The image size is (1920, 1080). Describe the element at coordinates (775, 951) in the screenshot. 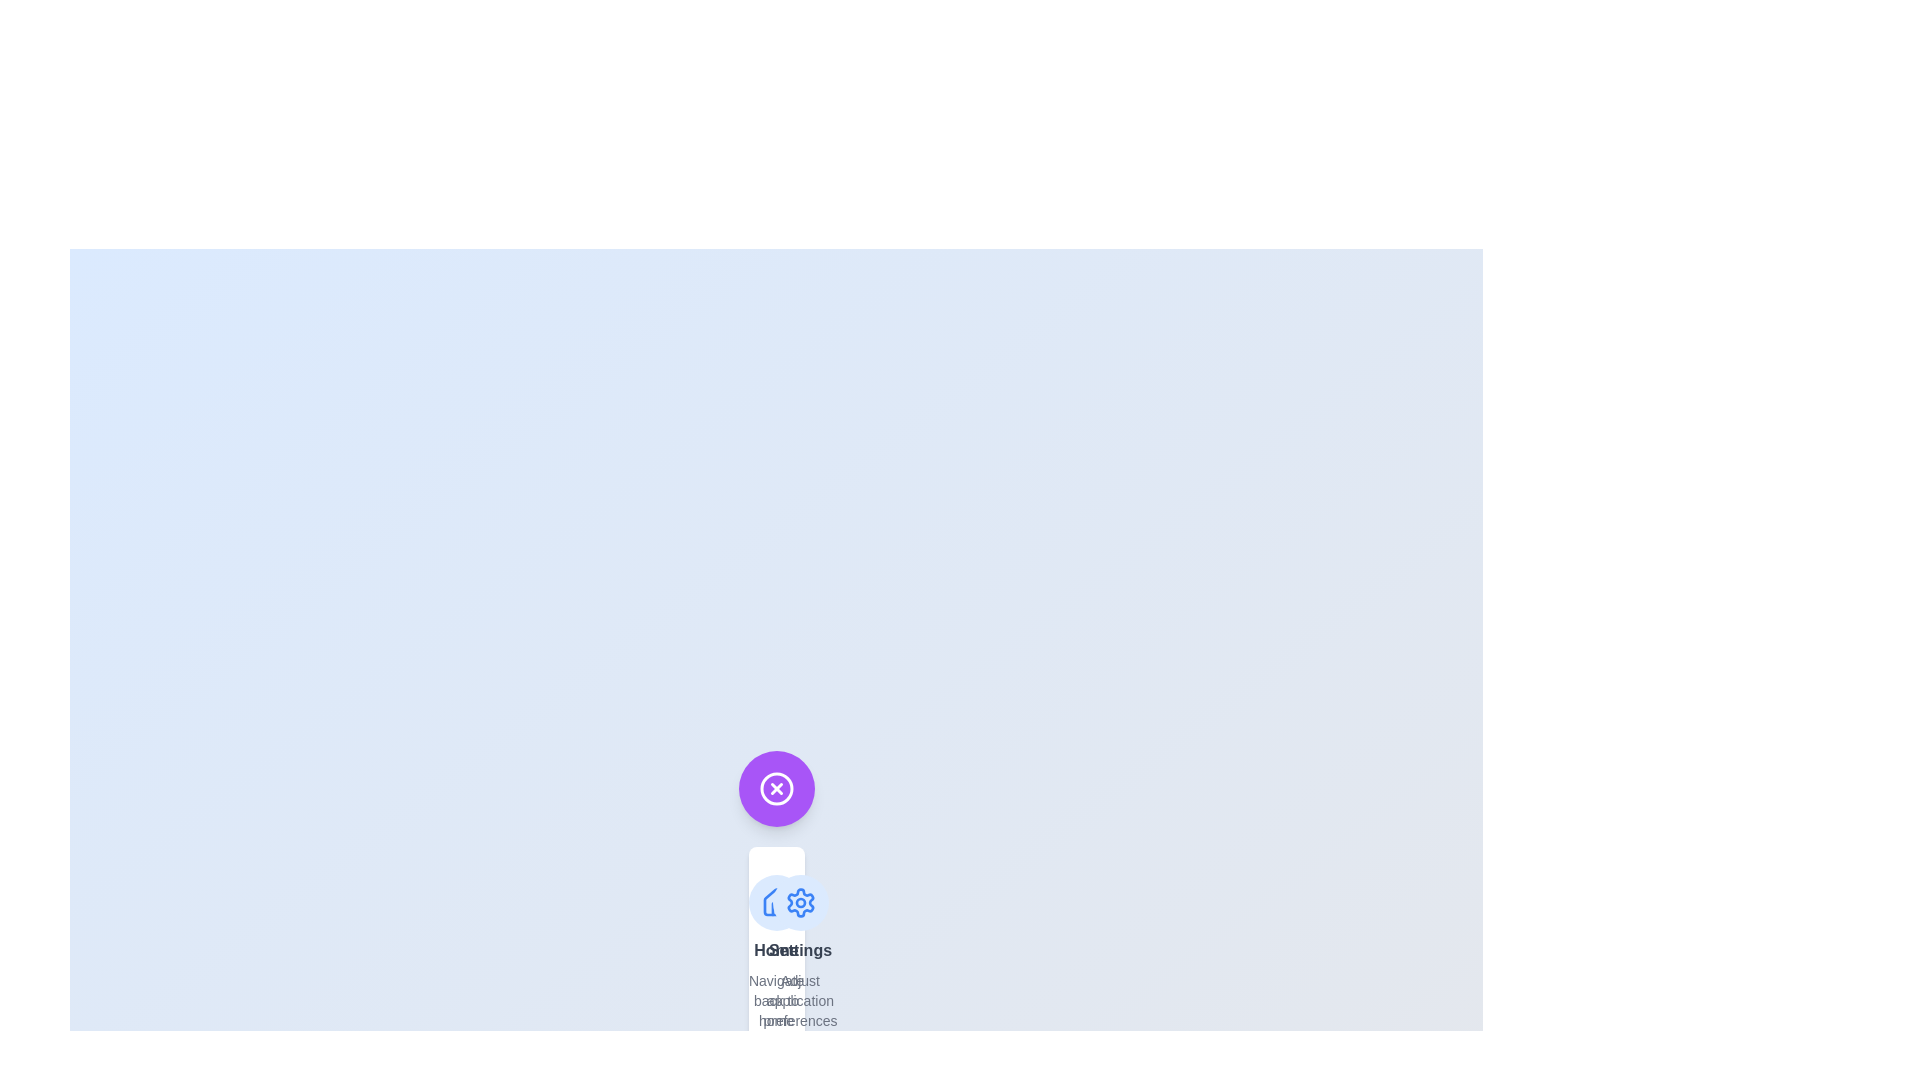

I see `the menu option labeled Home` at that location.